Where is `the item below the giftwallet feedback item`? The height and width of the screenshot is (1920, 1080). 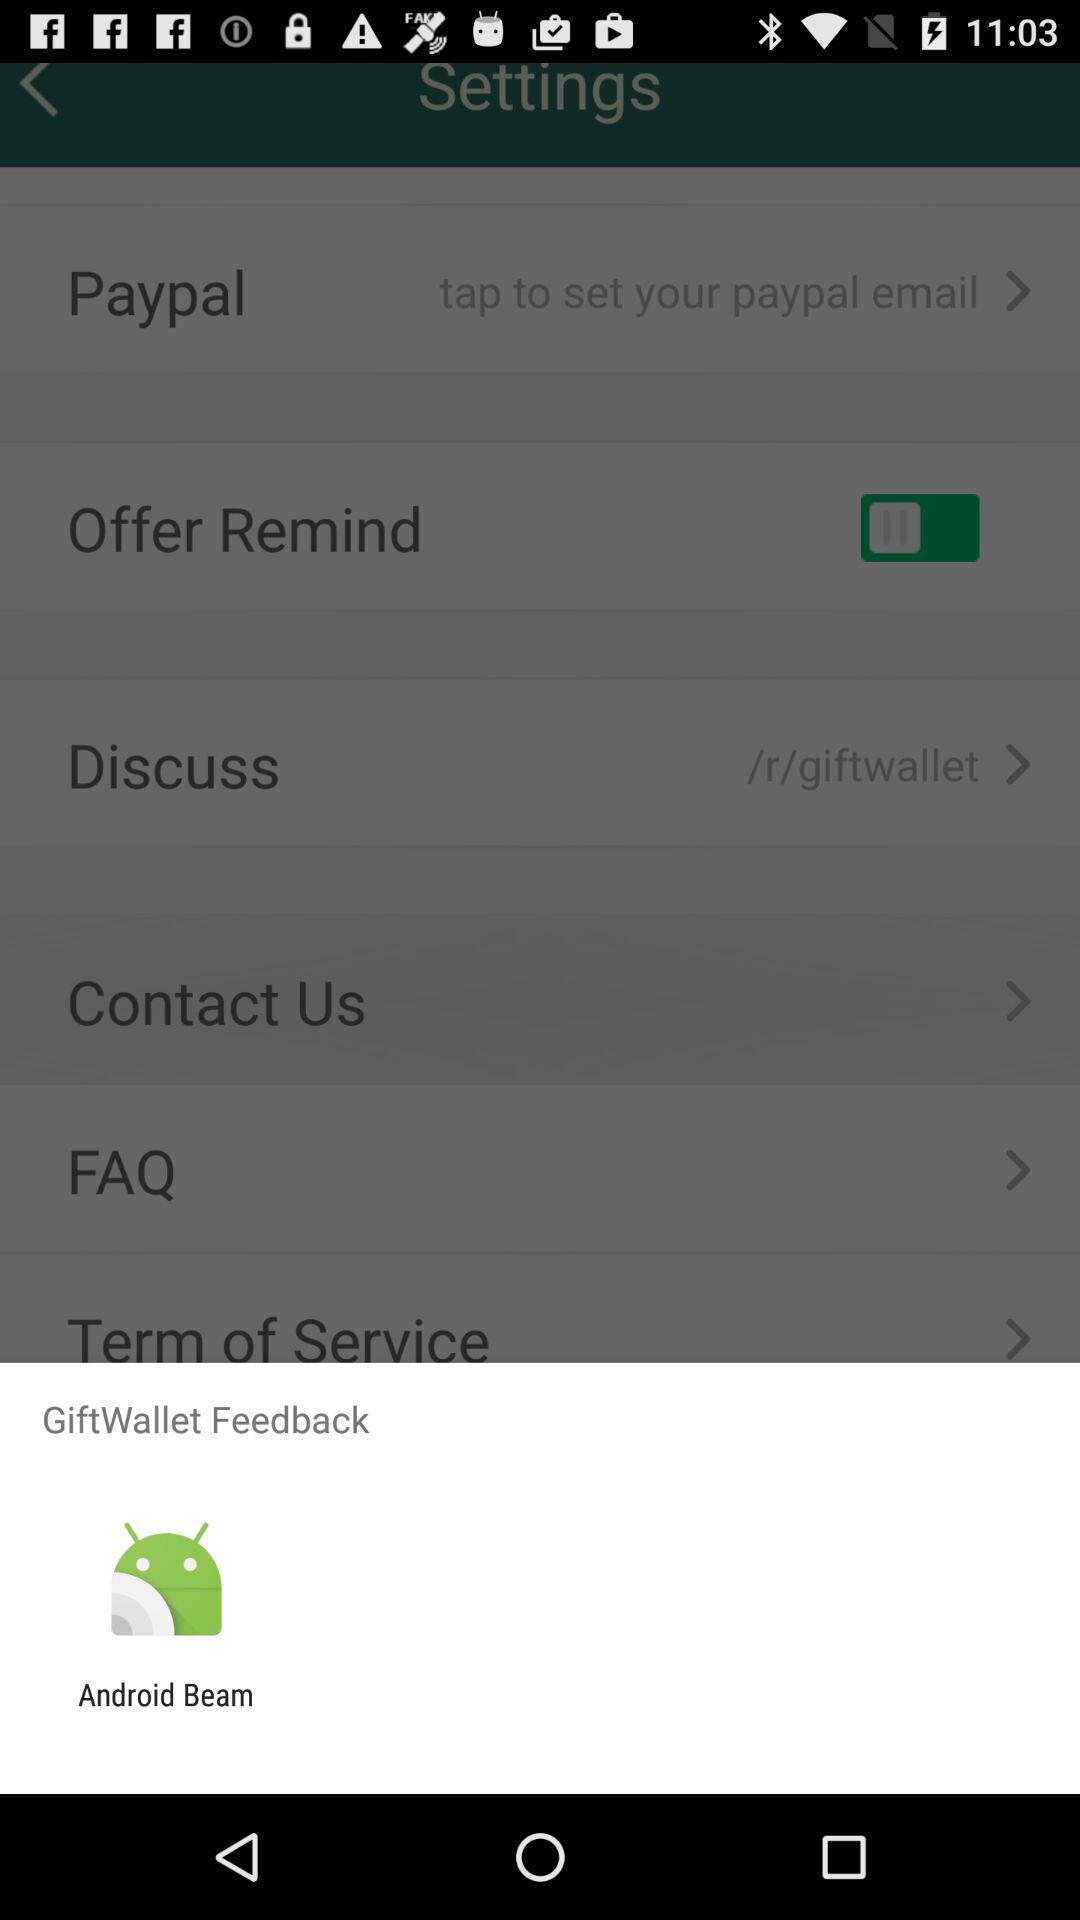 the item below the giftwallet feedback item is located at coordinates (165, 1579).